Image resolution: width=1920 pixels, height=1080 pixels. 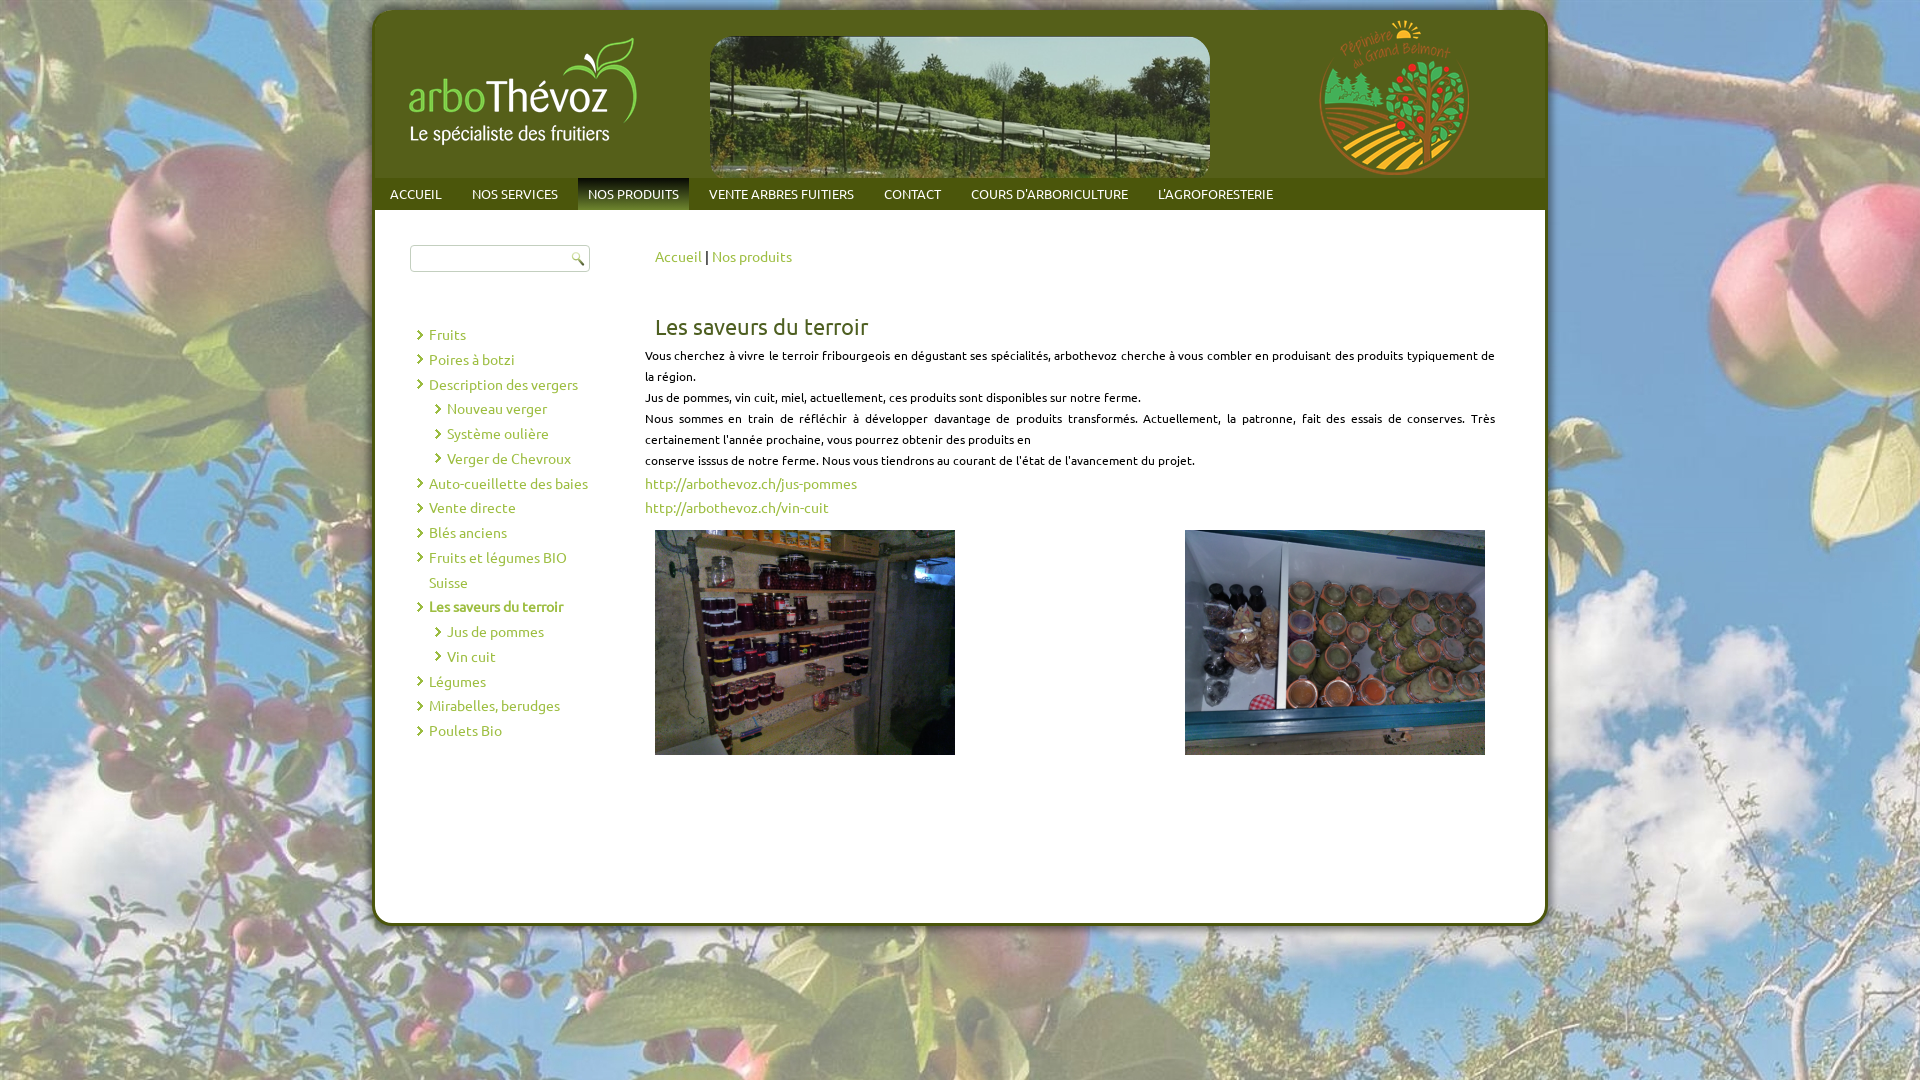 I want to click on 'Mirabelles, berudges', so click(x=493, y=704).